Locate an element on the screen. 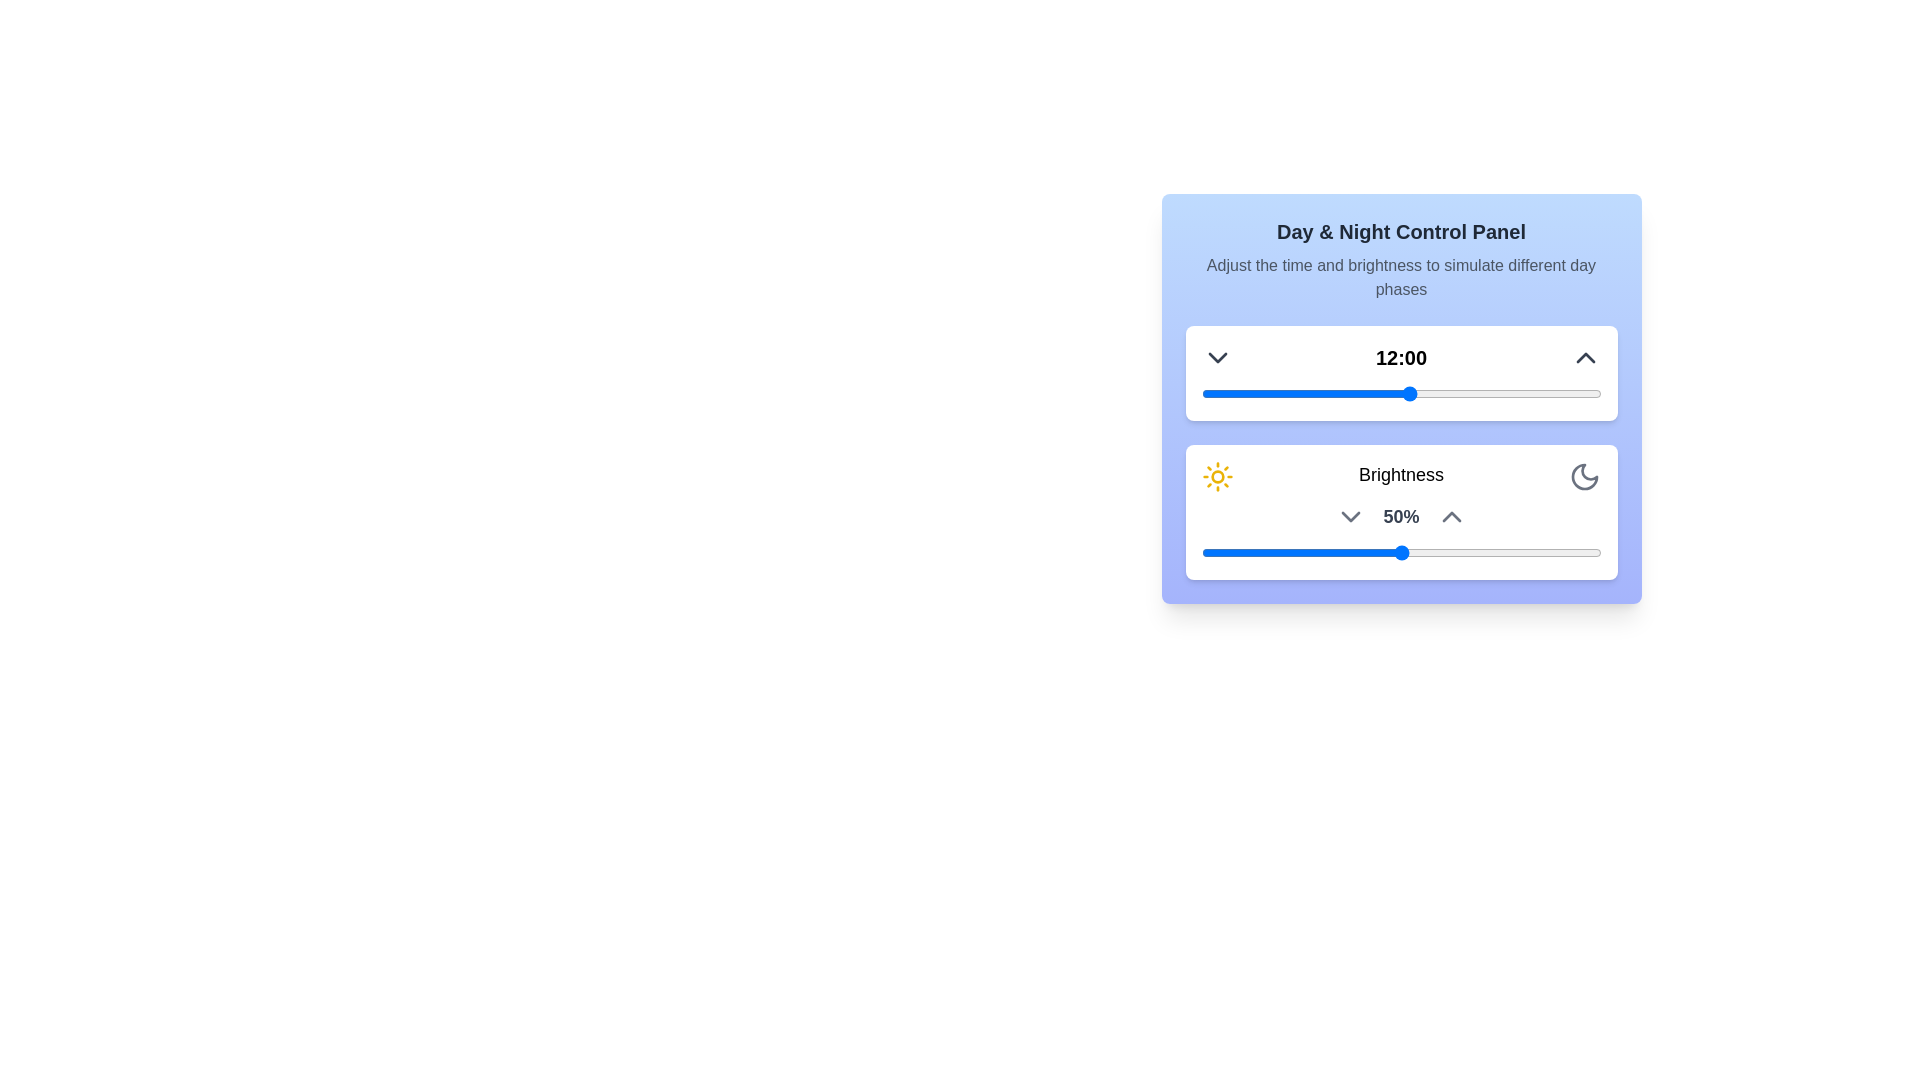 Image resolution: width=1920 pixels, height=1080 pixels. the upward triangular arrow button located in the 'Brightness' control section to increase brightness is located at coordinates (1451, 515).